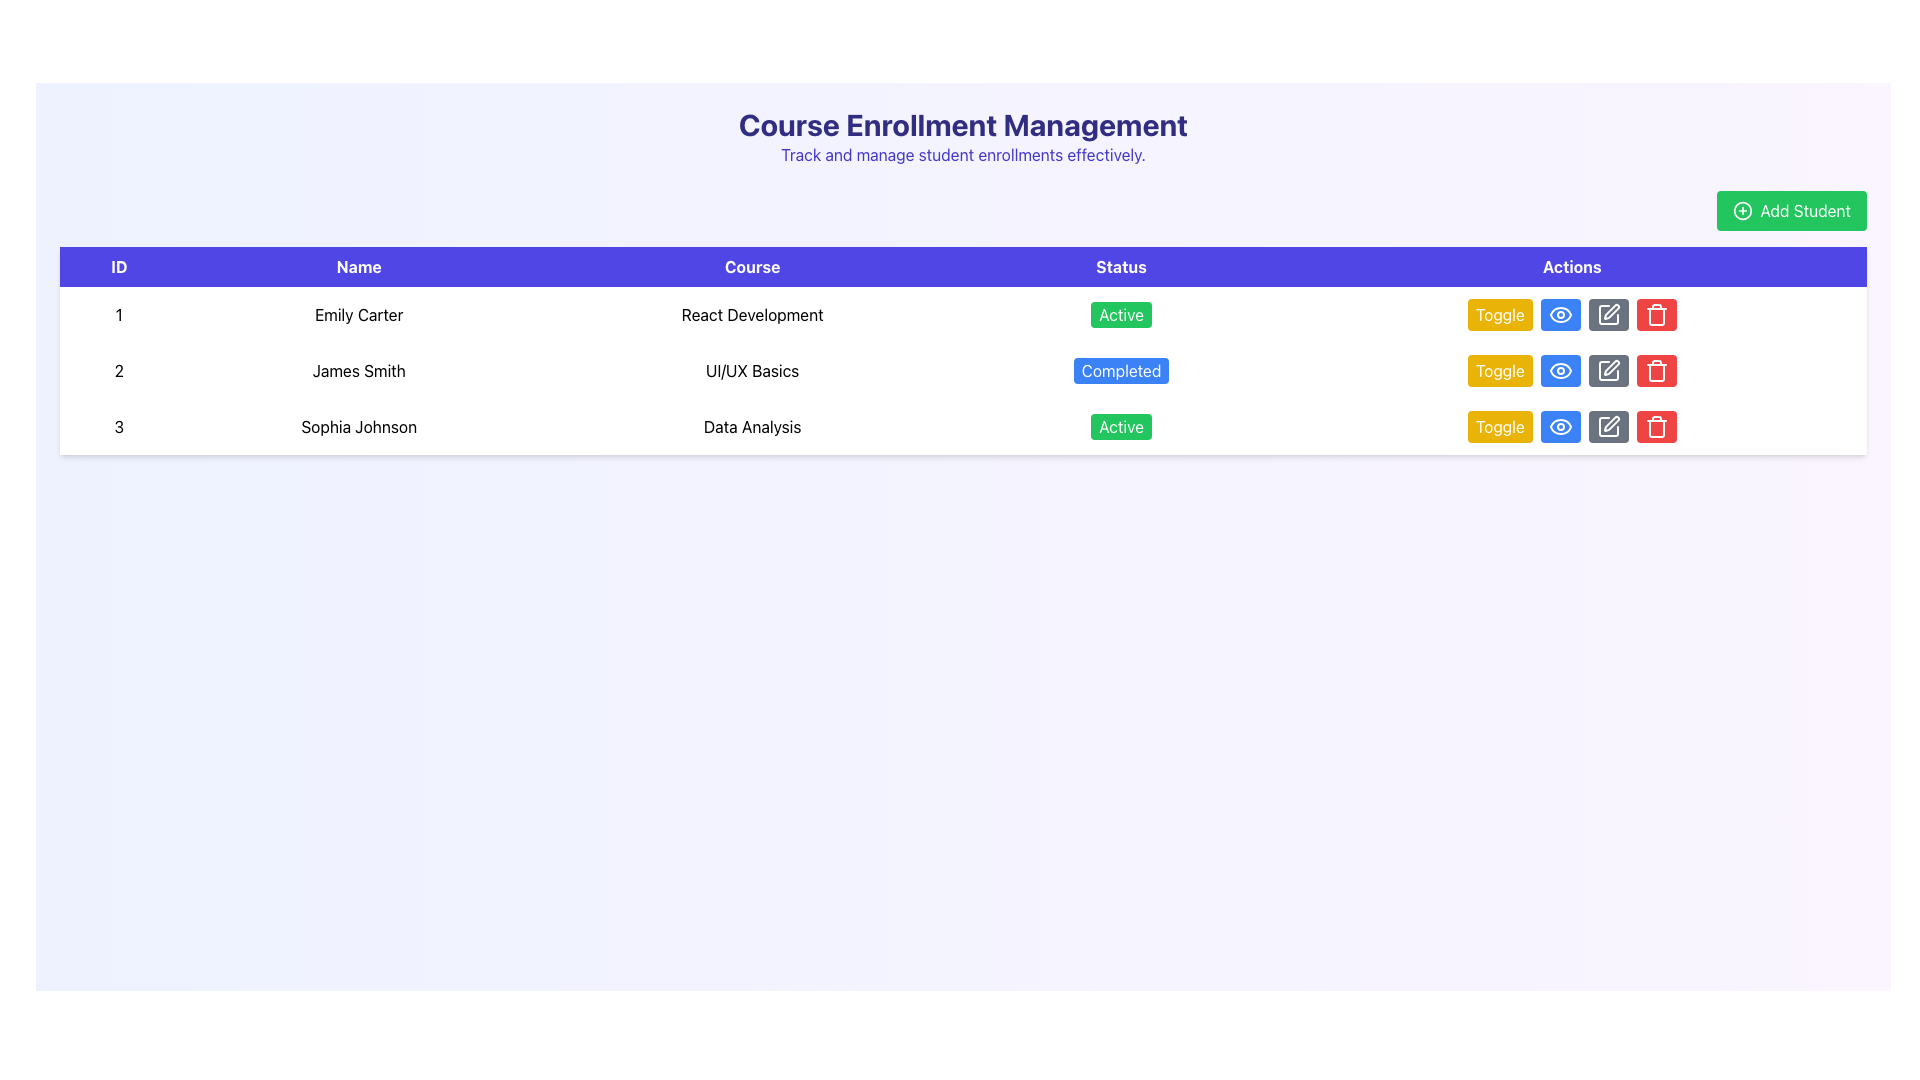 This screenshot has height=1080, width=1920. What do you see at coordinates (1656, 370) in the screenshot?
I see `the red trash button located in the third row of the table under the 'Actions' column to observe the hover effect` at bounding box center [1656, 370].